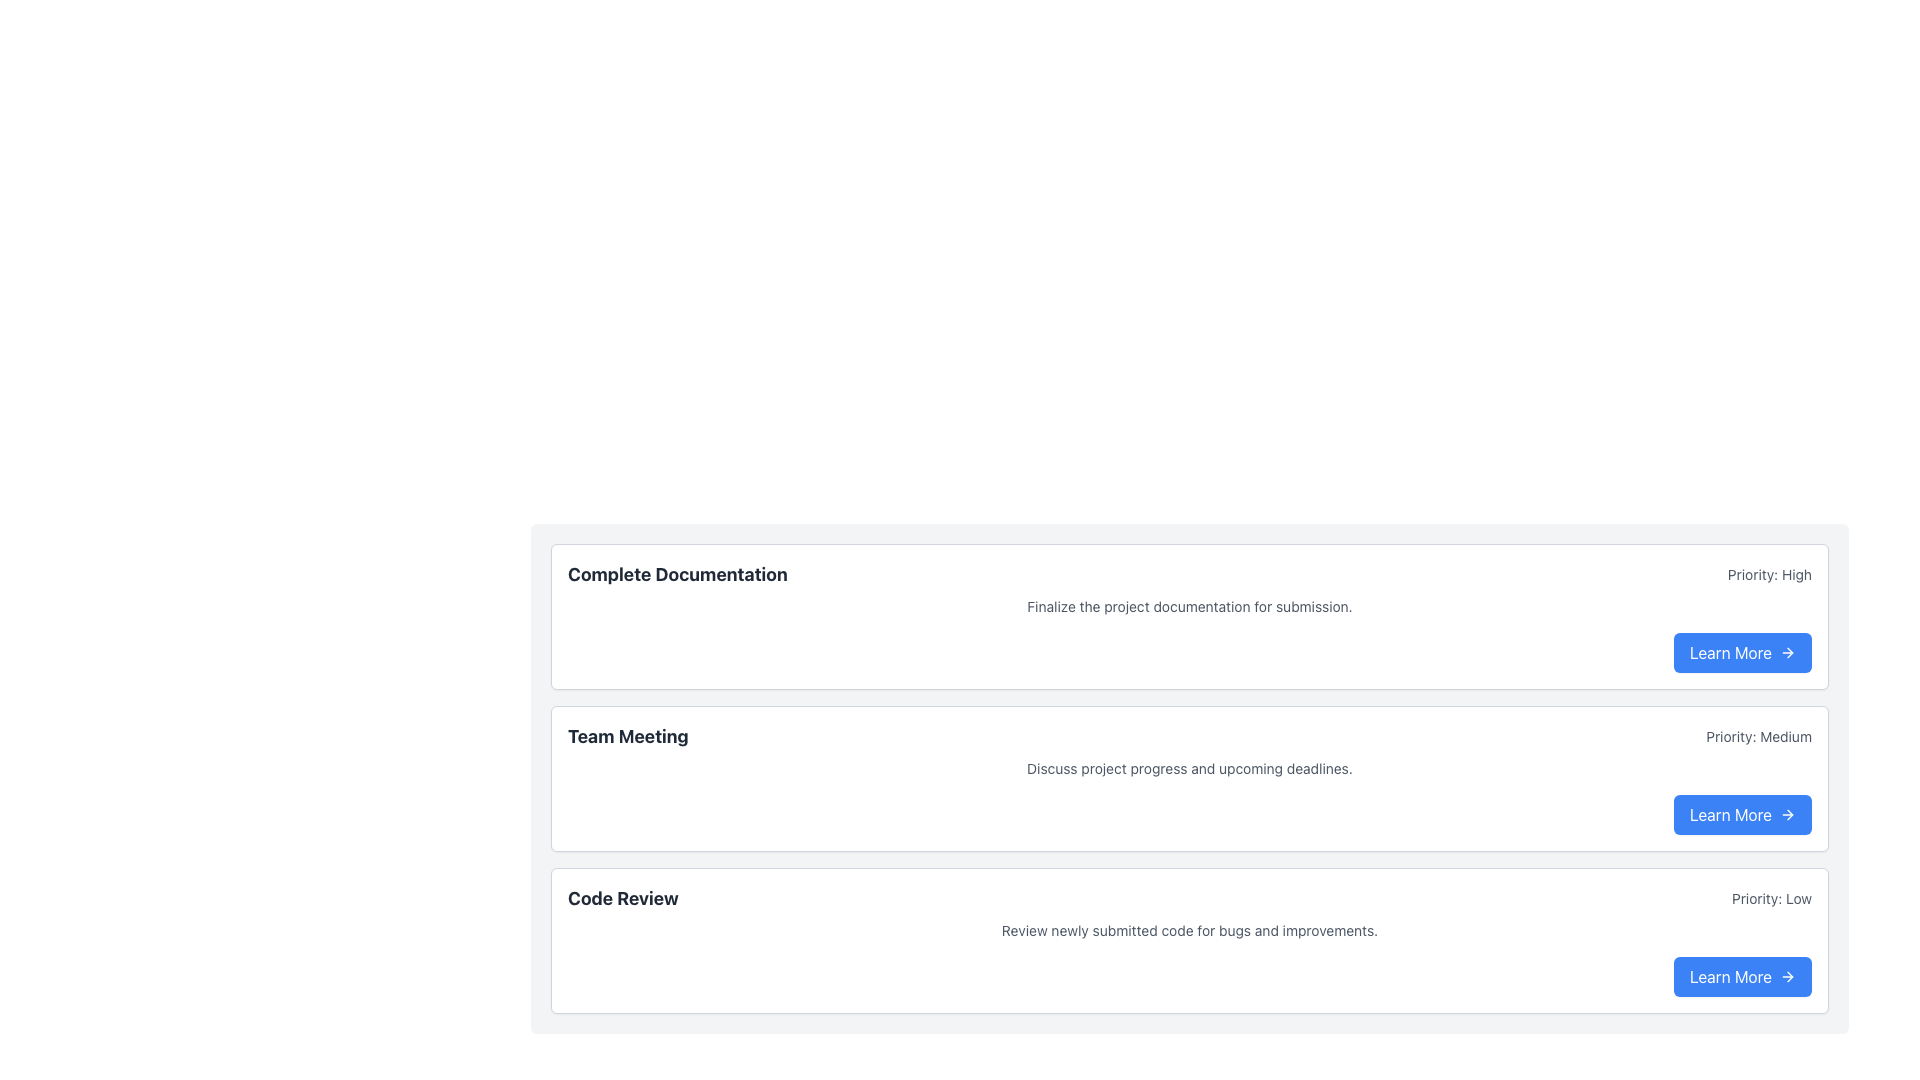 The width and height of the screenshot is (1920, 1080). What do you see at coordinates (1741, 975) in the screenshot?
I see `the rightmost button in the last row of information cards to trigger a visual effect, which is associated with the 'Code Review' section and located near the text labeled 'Priority: Low'` at bounding box center [1741, 975].